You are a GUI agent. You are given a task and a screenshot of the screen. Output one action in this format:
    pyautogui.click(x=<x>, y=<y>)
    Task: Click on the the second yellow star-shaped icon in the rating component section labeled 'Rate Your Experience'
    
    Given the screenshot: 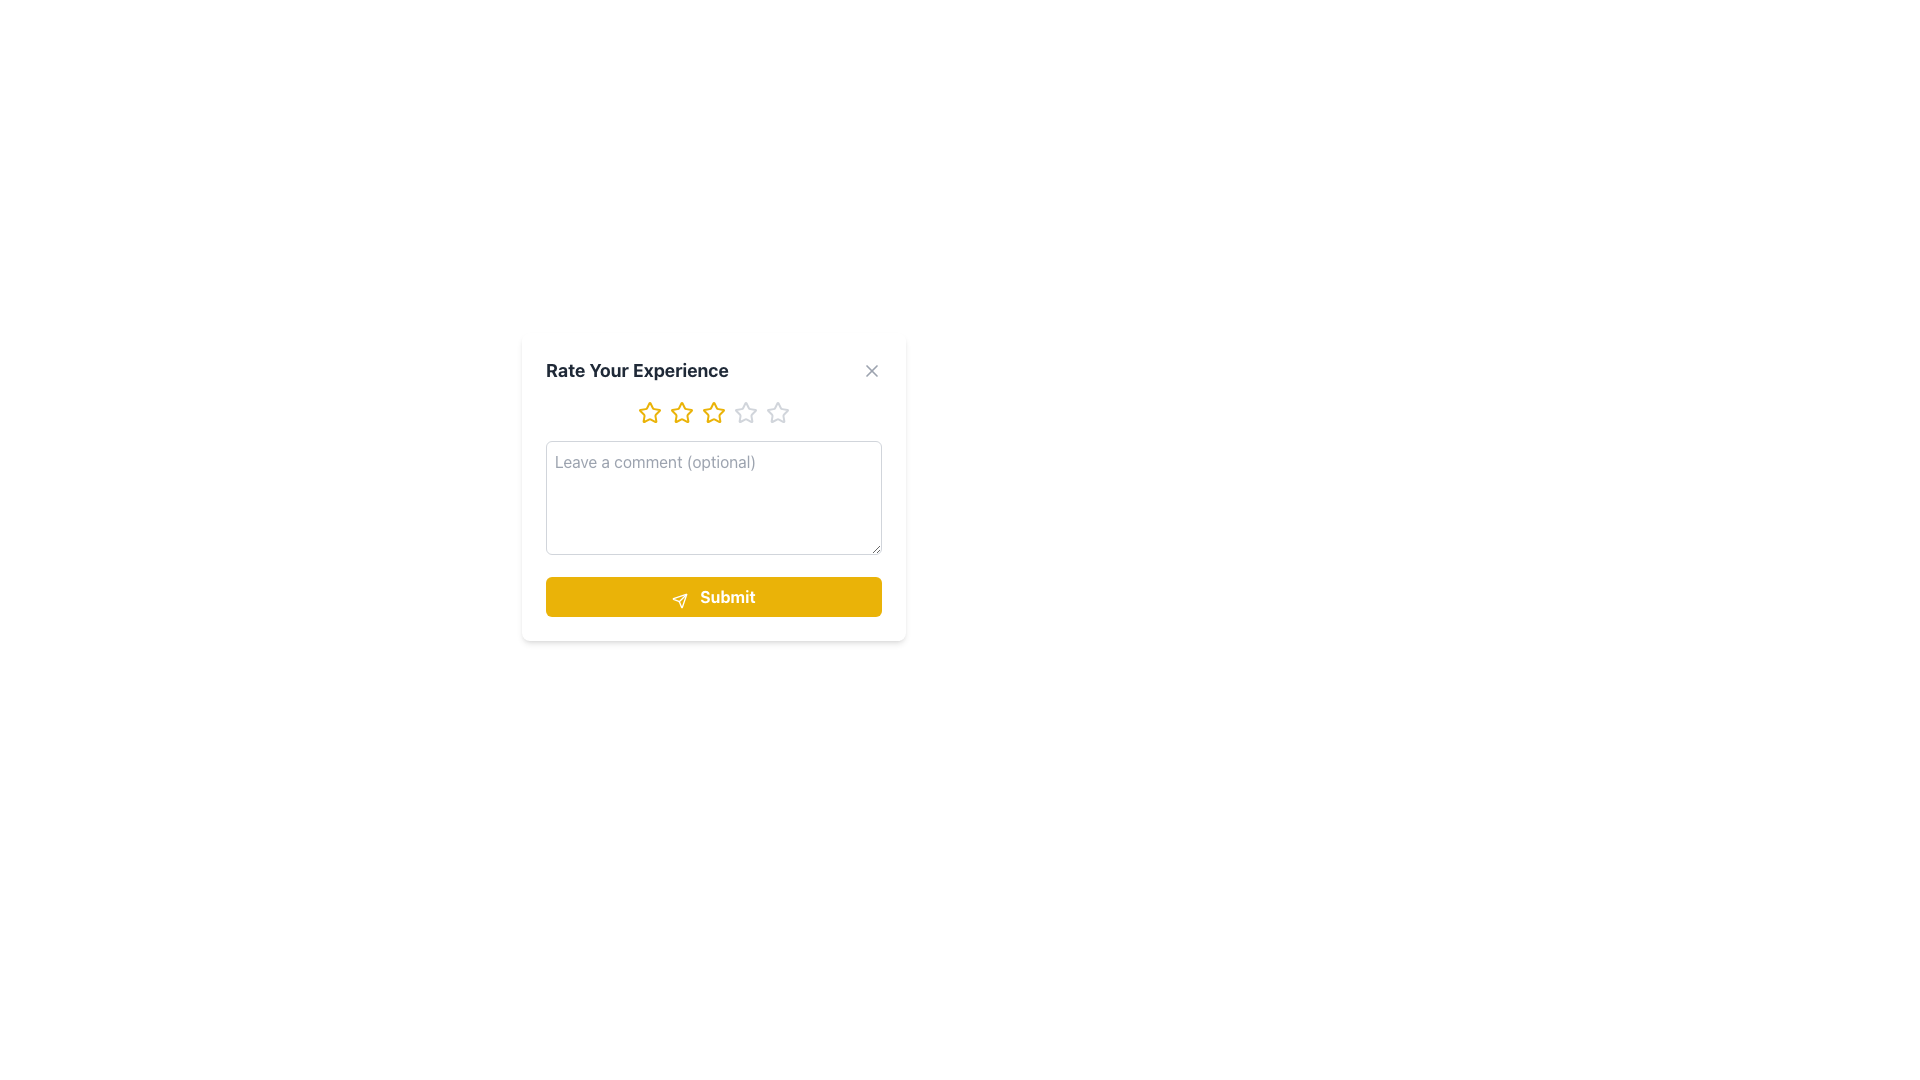 What is the action you would take?
    pyautogui.click(x=681, y=411)
    